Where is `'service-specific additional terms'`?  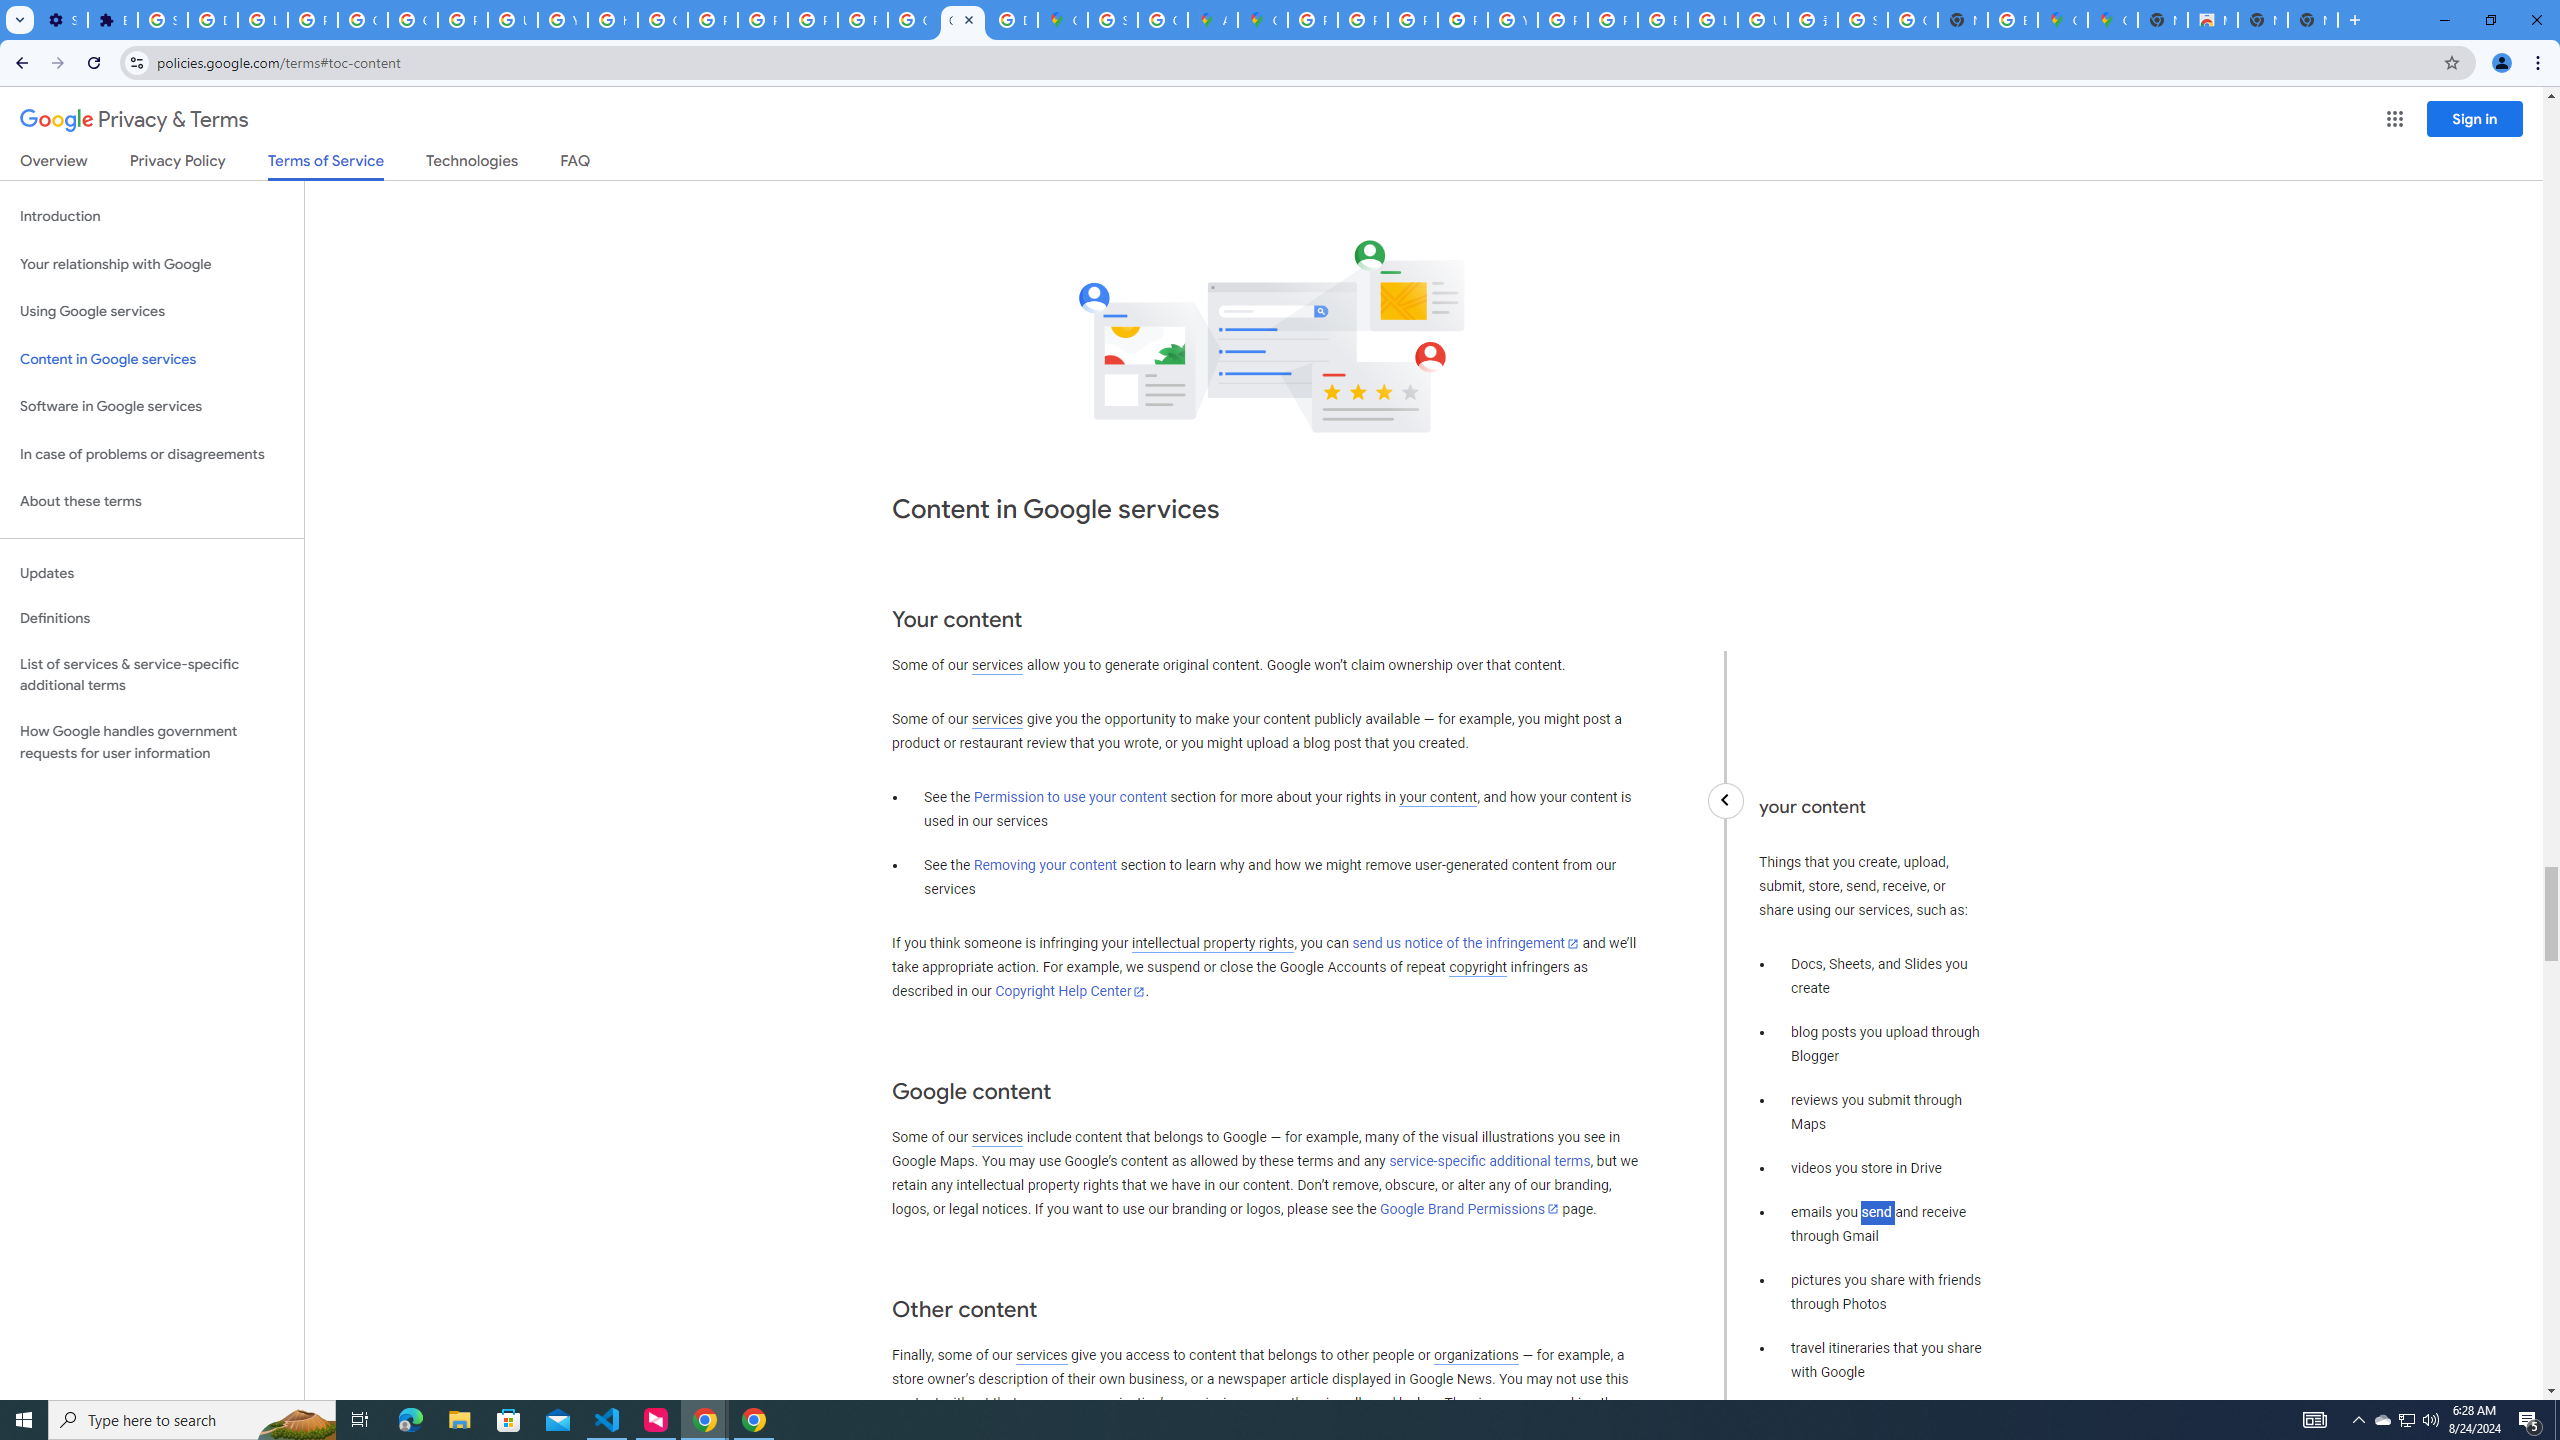
'service-specific additional terms' is located at coordinates (1488, 1161).